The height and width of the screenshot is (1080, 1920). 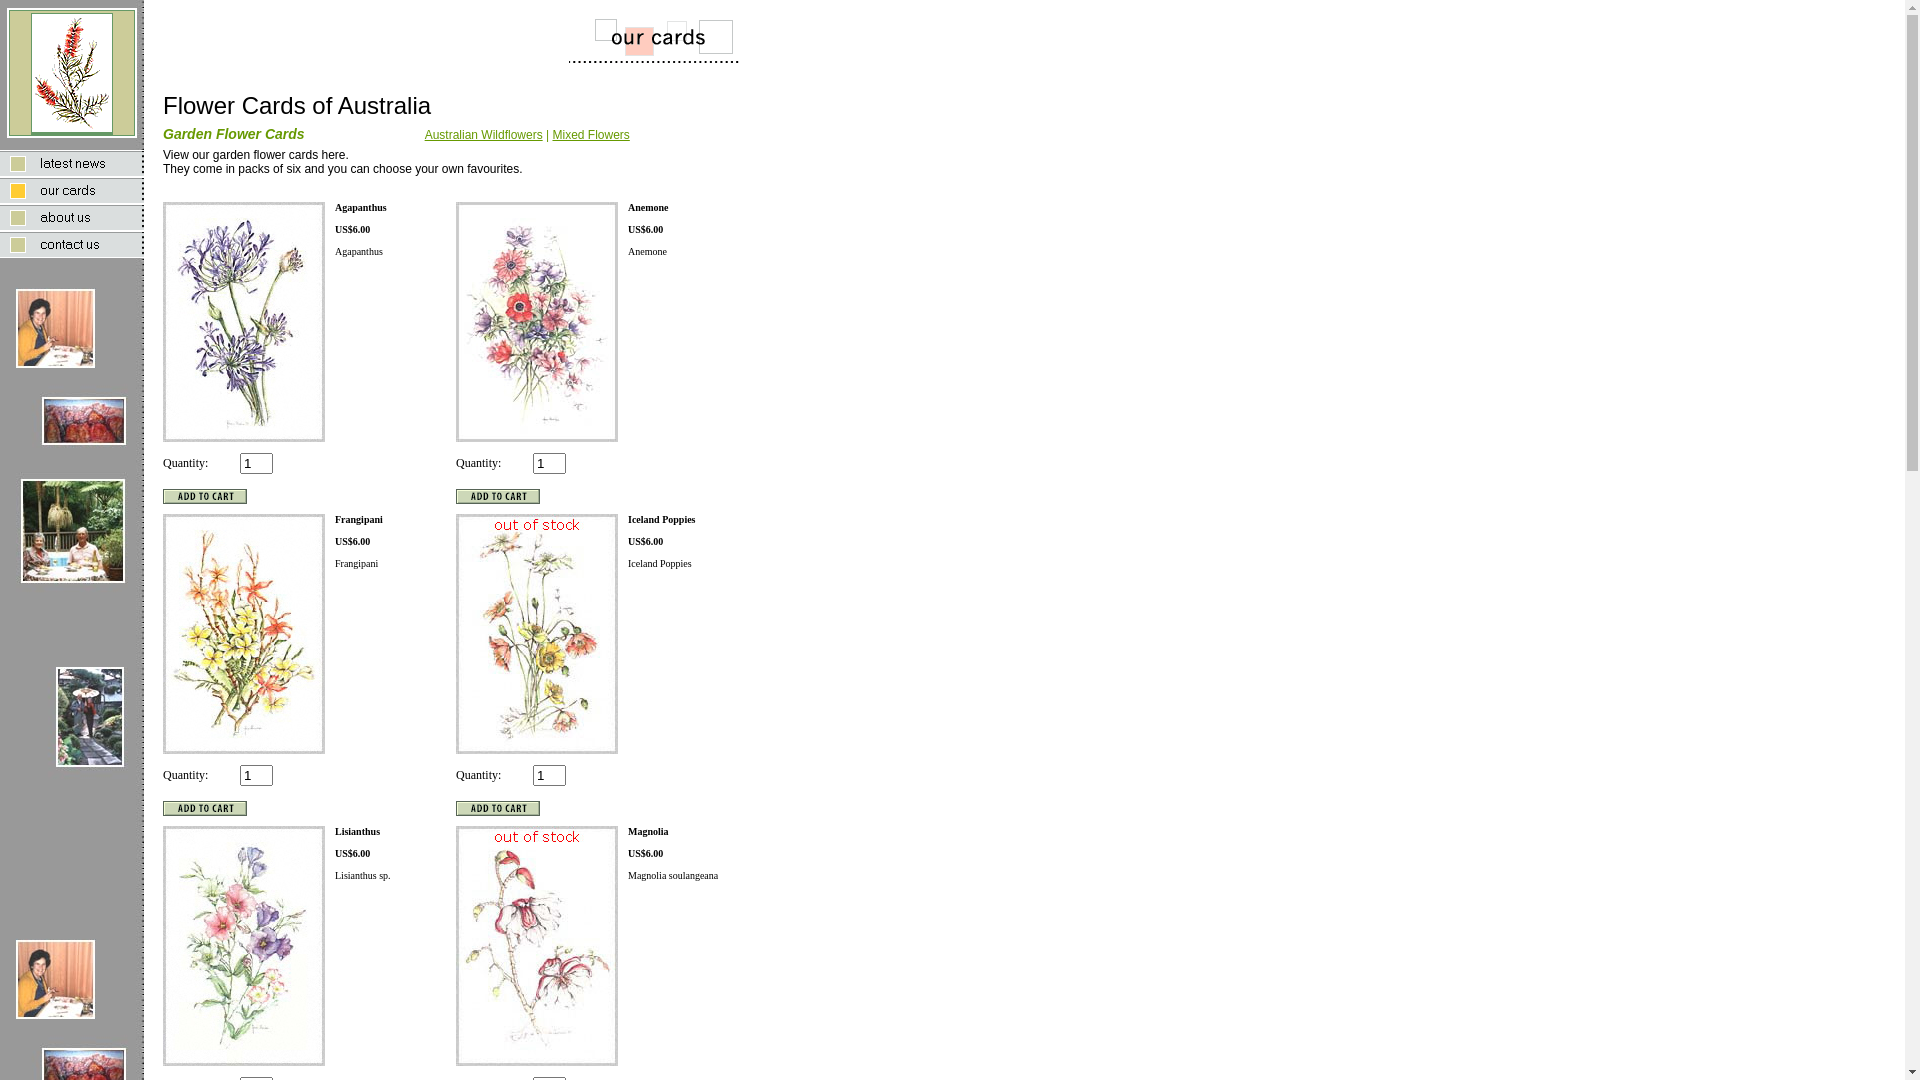 I want to click on 'Mixed Flowers', so click(x=589, y=135).